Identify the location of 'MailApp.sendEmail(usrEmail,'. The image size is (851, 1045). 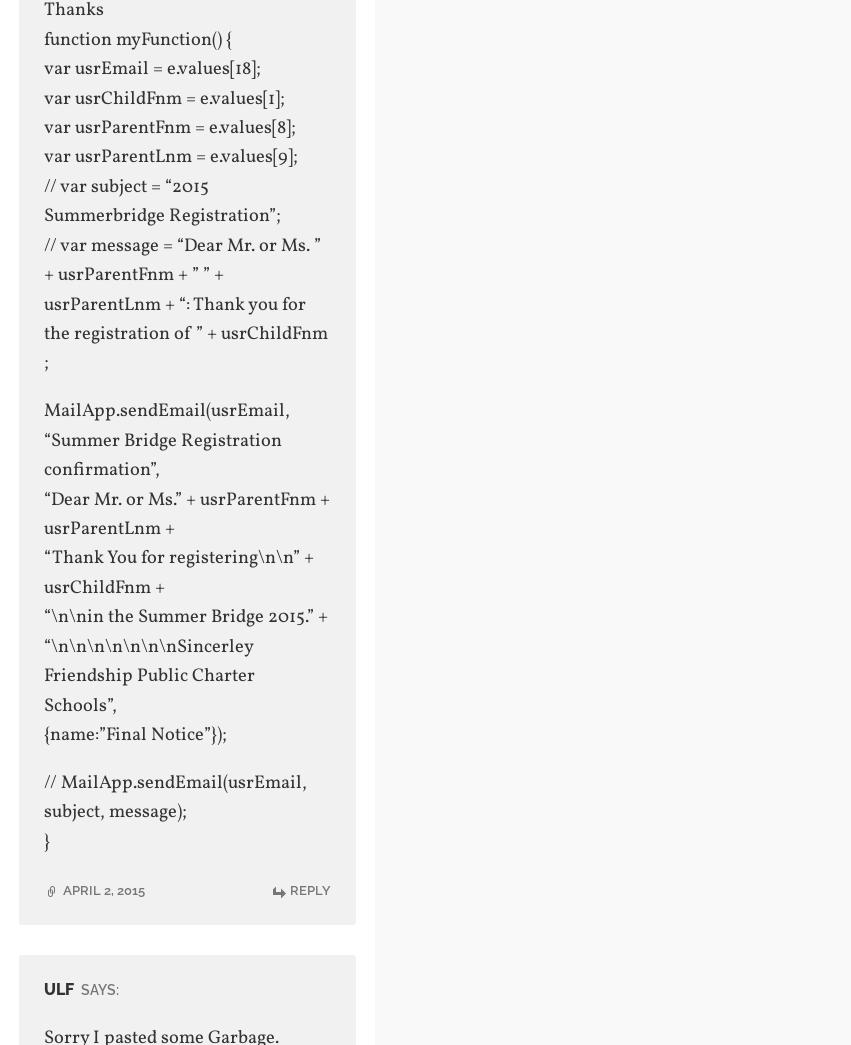
(165, 410).